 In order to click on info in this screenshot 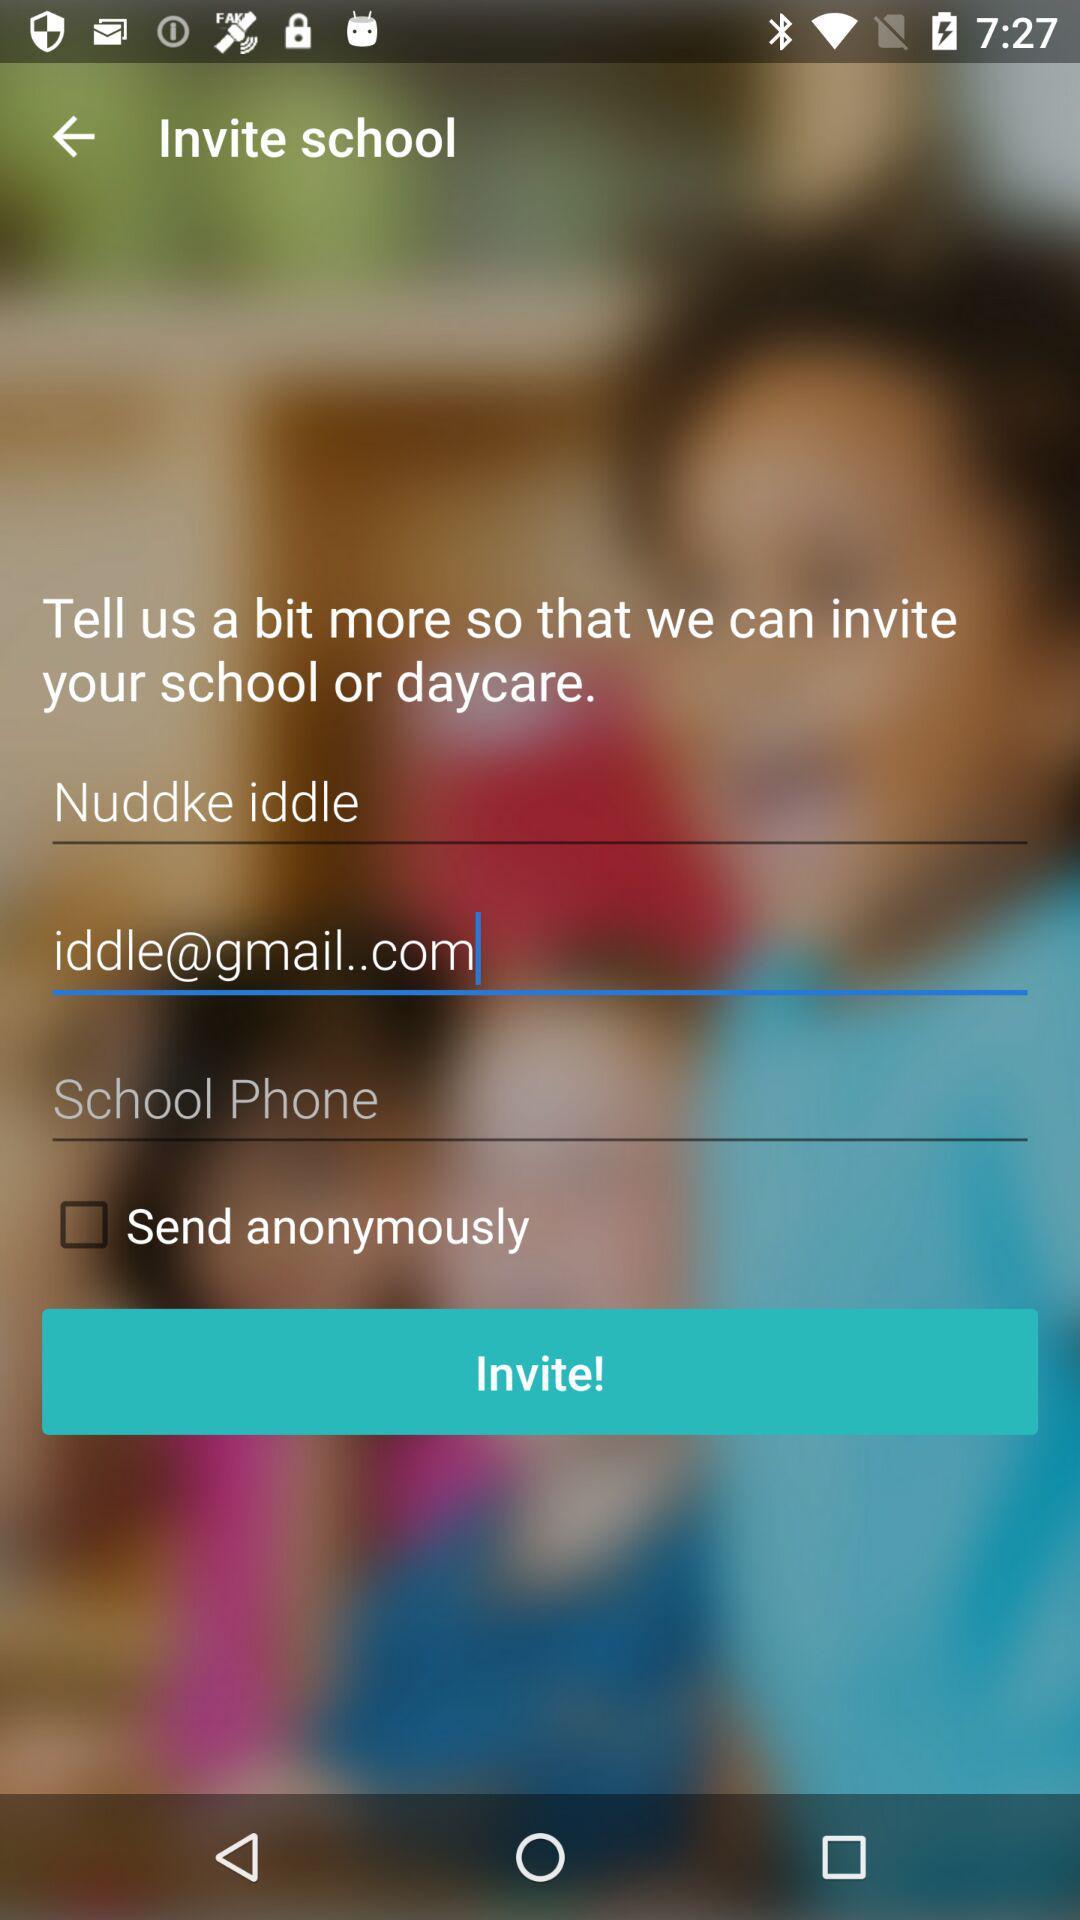, I will do `click(540, 1097)`.